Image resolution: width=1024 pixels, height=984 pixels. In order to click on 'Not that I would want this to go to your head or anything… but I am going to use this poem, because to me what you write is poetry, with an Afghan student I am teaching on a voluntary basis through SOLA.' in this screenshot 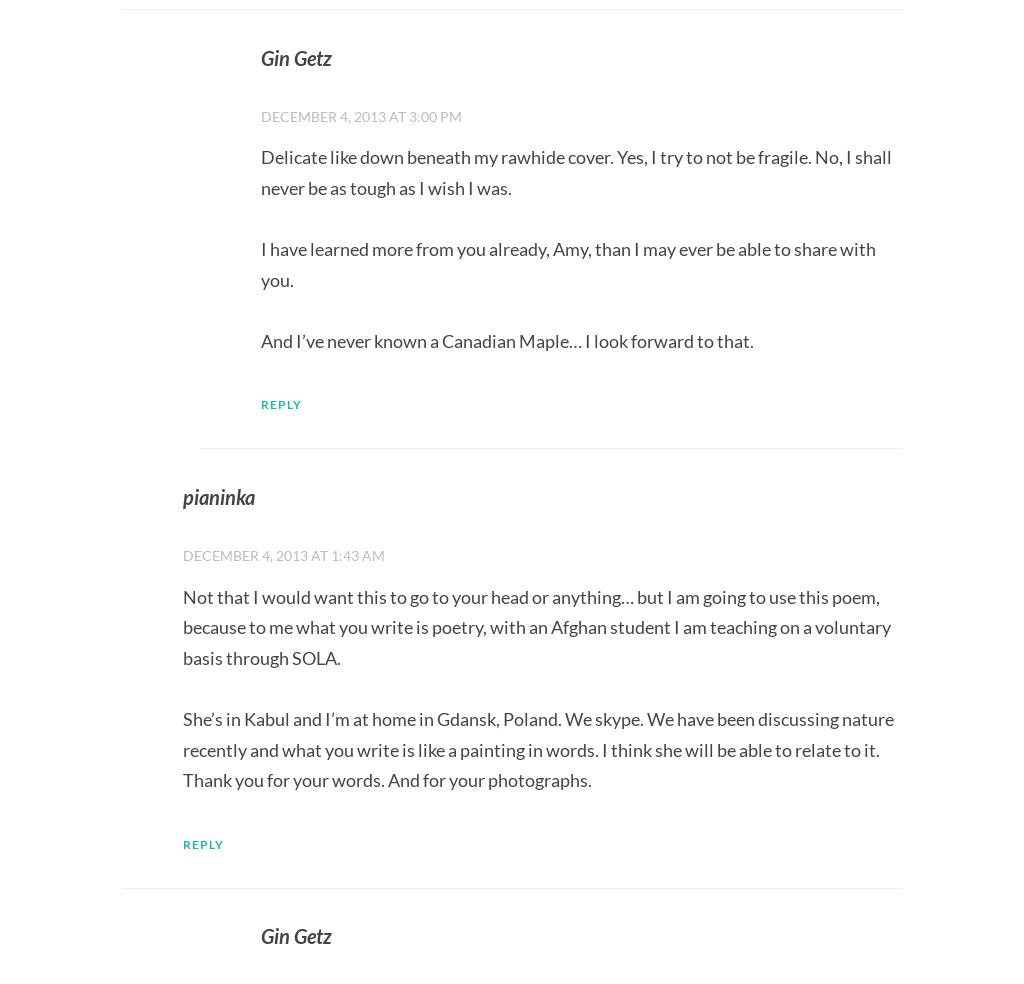, I will do `click(536, 626)`.